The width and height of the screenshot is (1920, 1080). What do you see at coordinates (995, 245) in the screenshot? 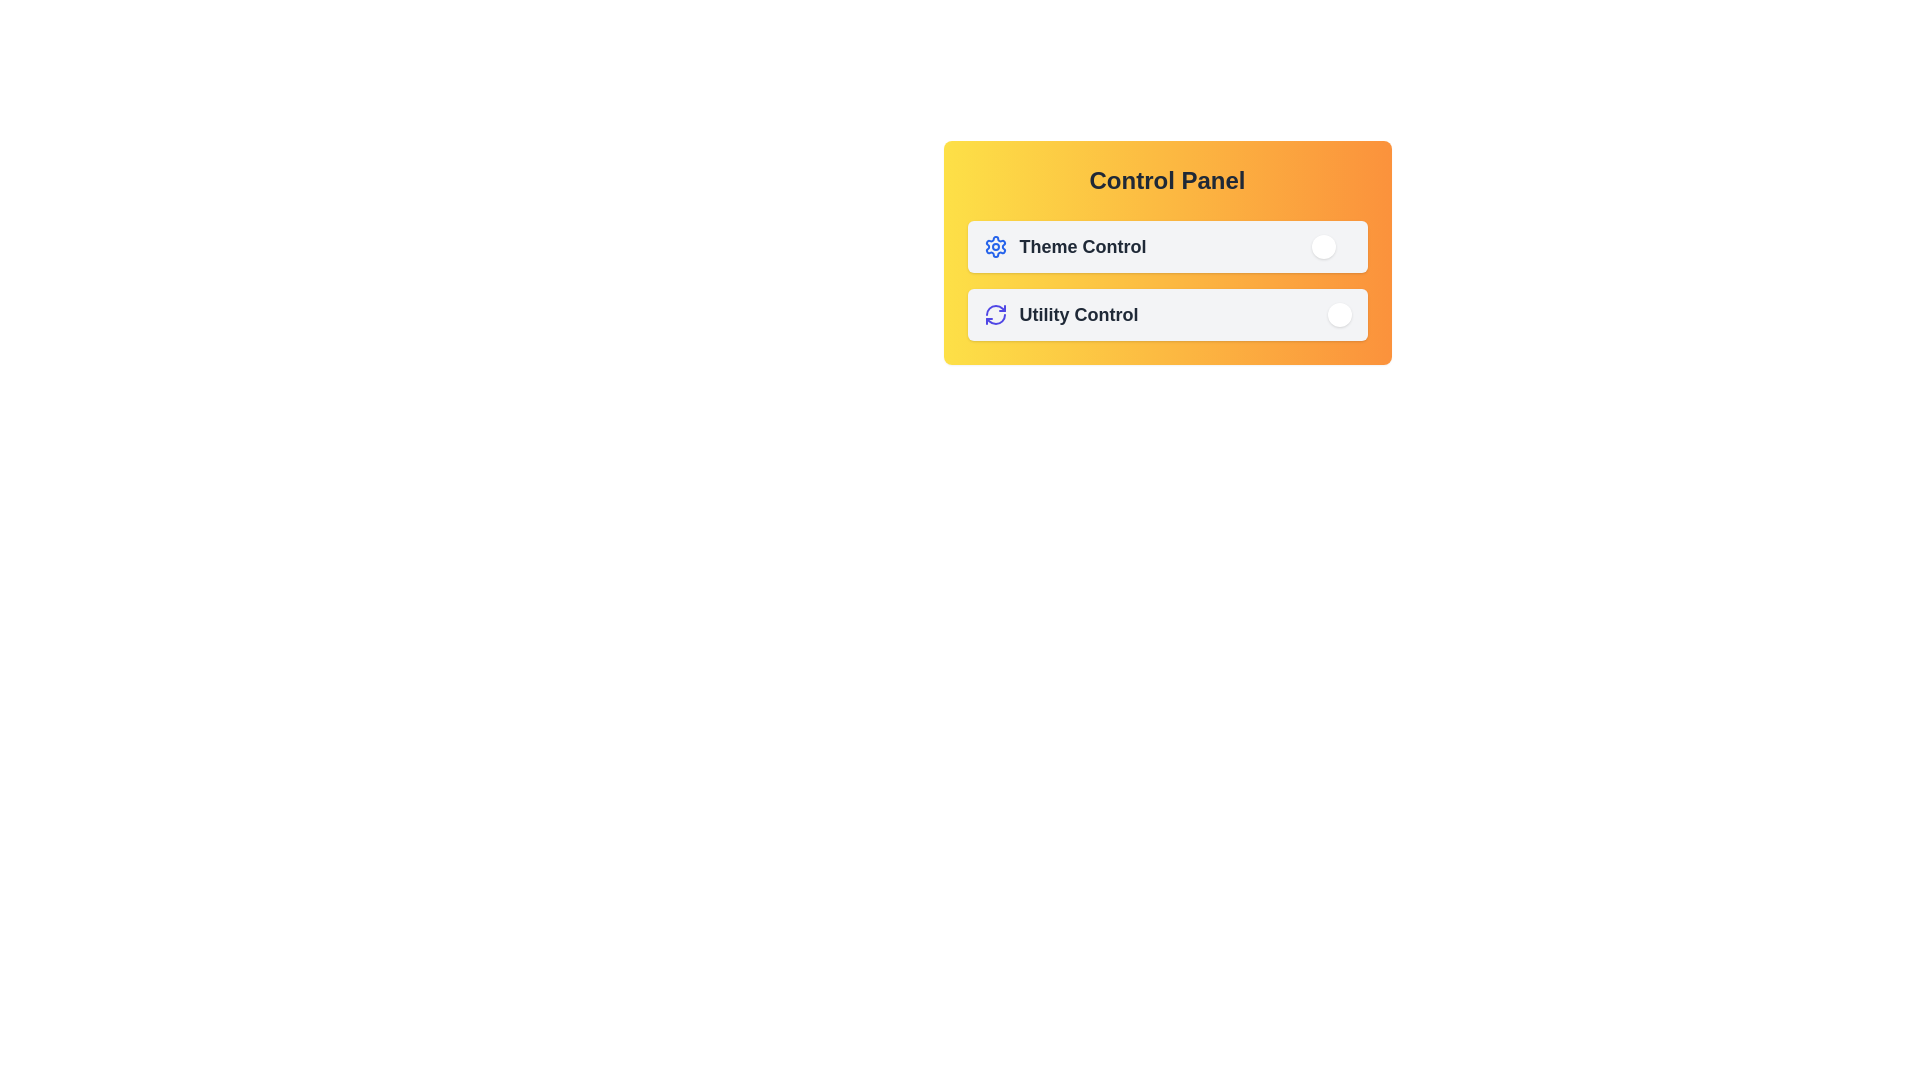
I see `the settings icon located in the first row of icons to the left of the label 'Theme Control'` at bounding box center [995, 245].